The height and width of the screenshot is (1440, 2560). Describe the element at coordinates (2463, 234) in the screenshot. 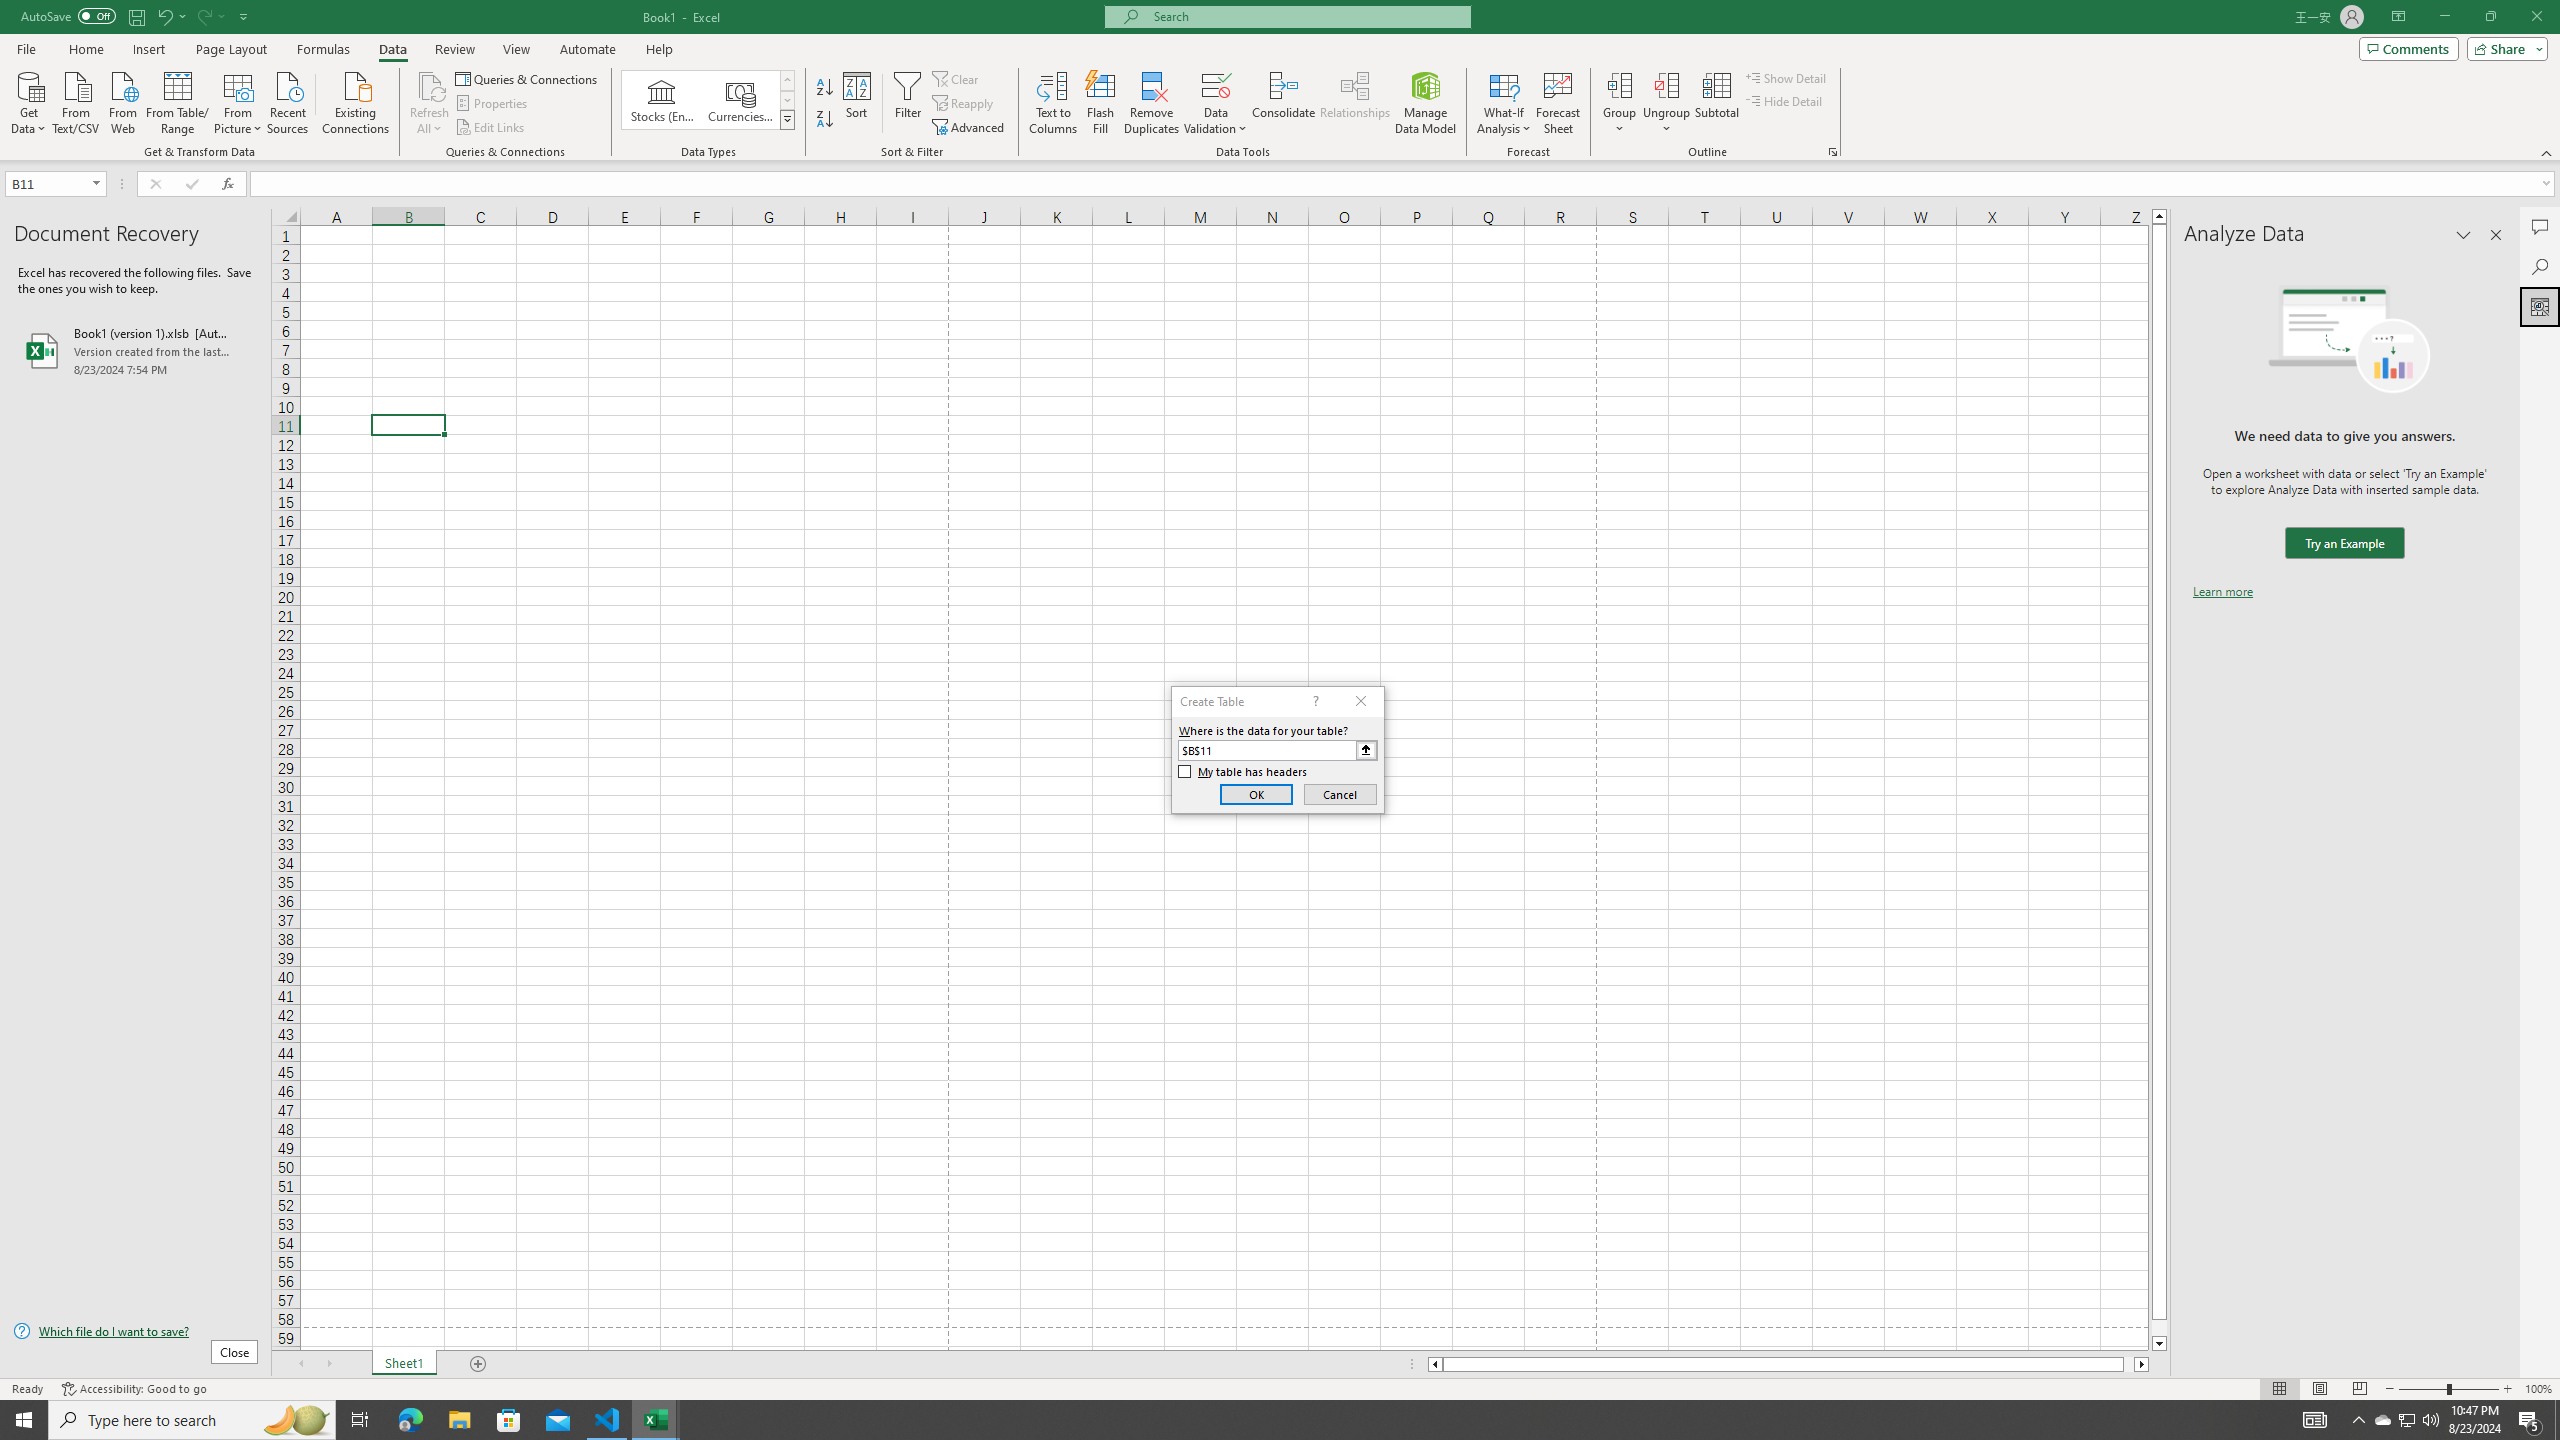

I see `'Task Pane Options'` at that location.